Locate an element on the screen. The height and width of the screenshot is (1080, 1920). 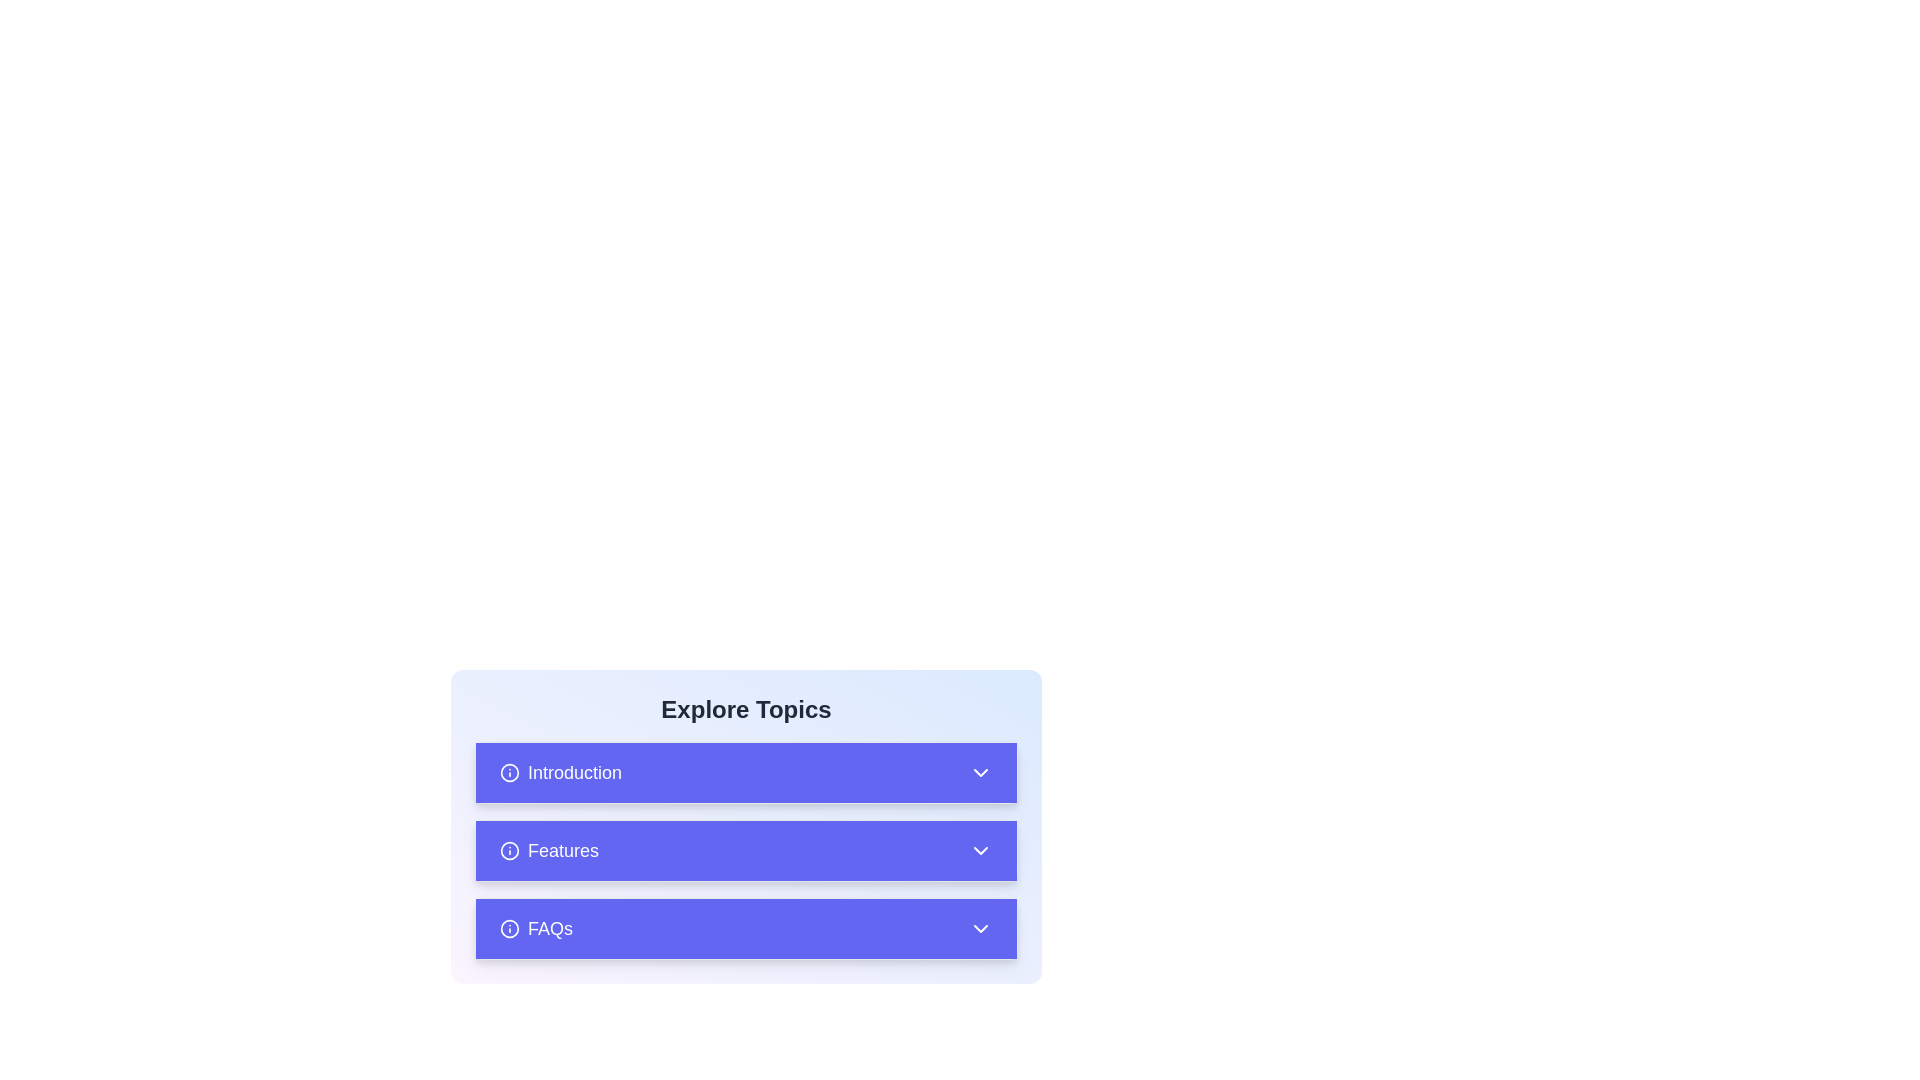
text of the 'Introduction' label, which is the first element in a vertical list on a blue background with a white font color is located at coordinates (560, 771).